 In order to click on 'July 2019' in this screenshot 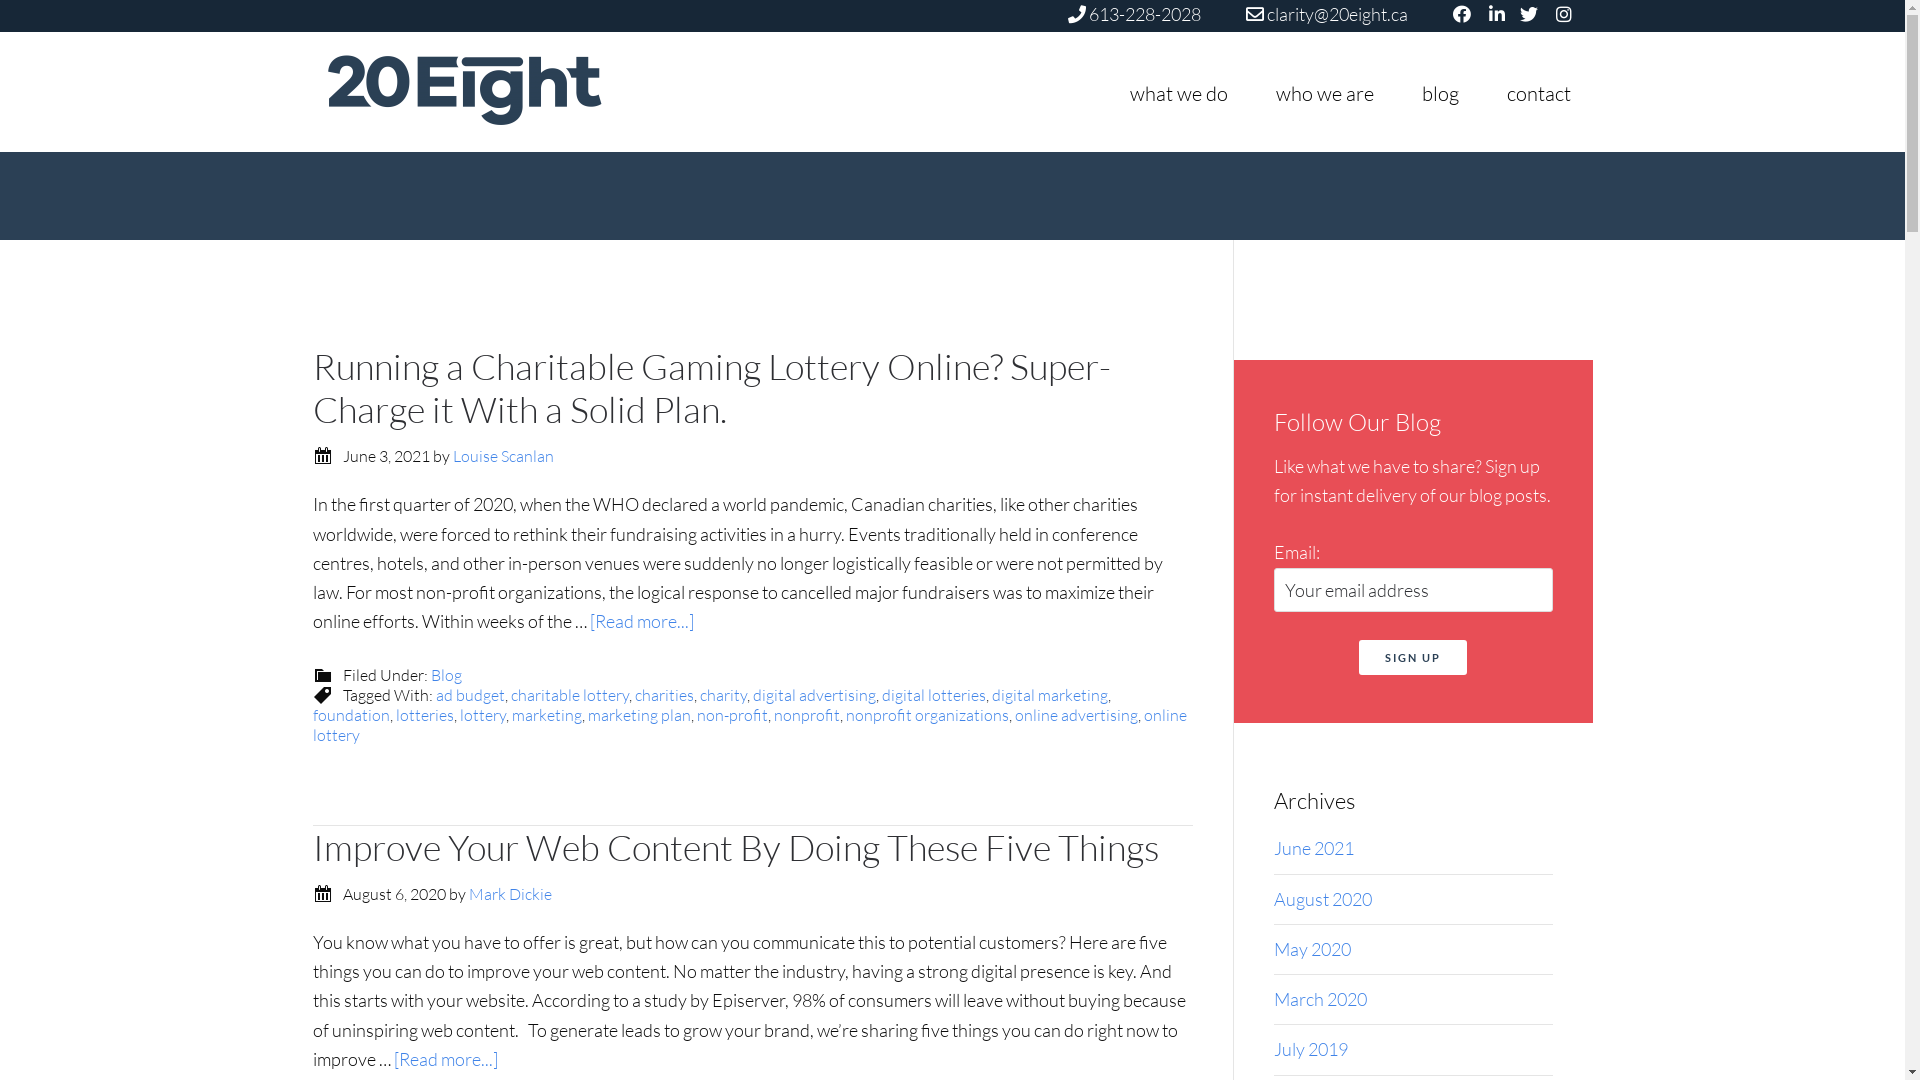, I will do `click(1310, 1048)`.